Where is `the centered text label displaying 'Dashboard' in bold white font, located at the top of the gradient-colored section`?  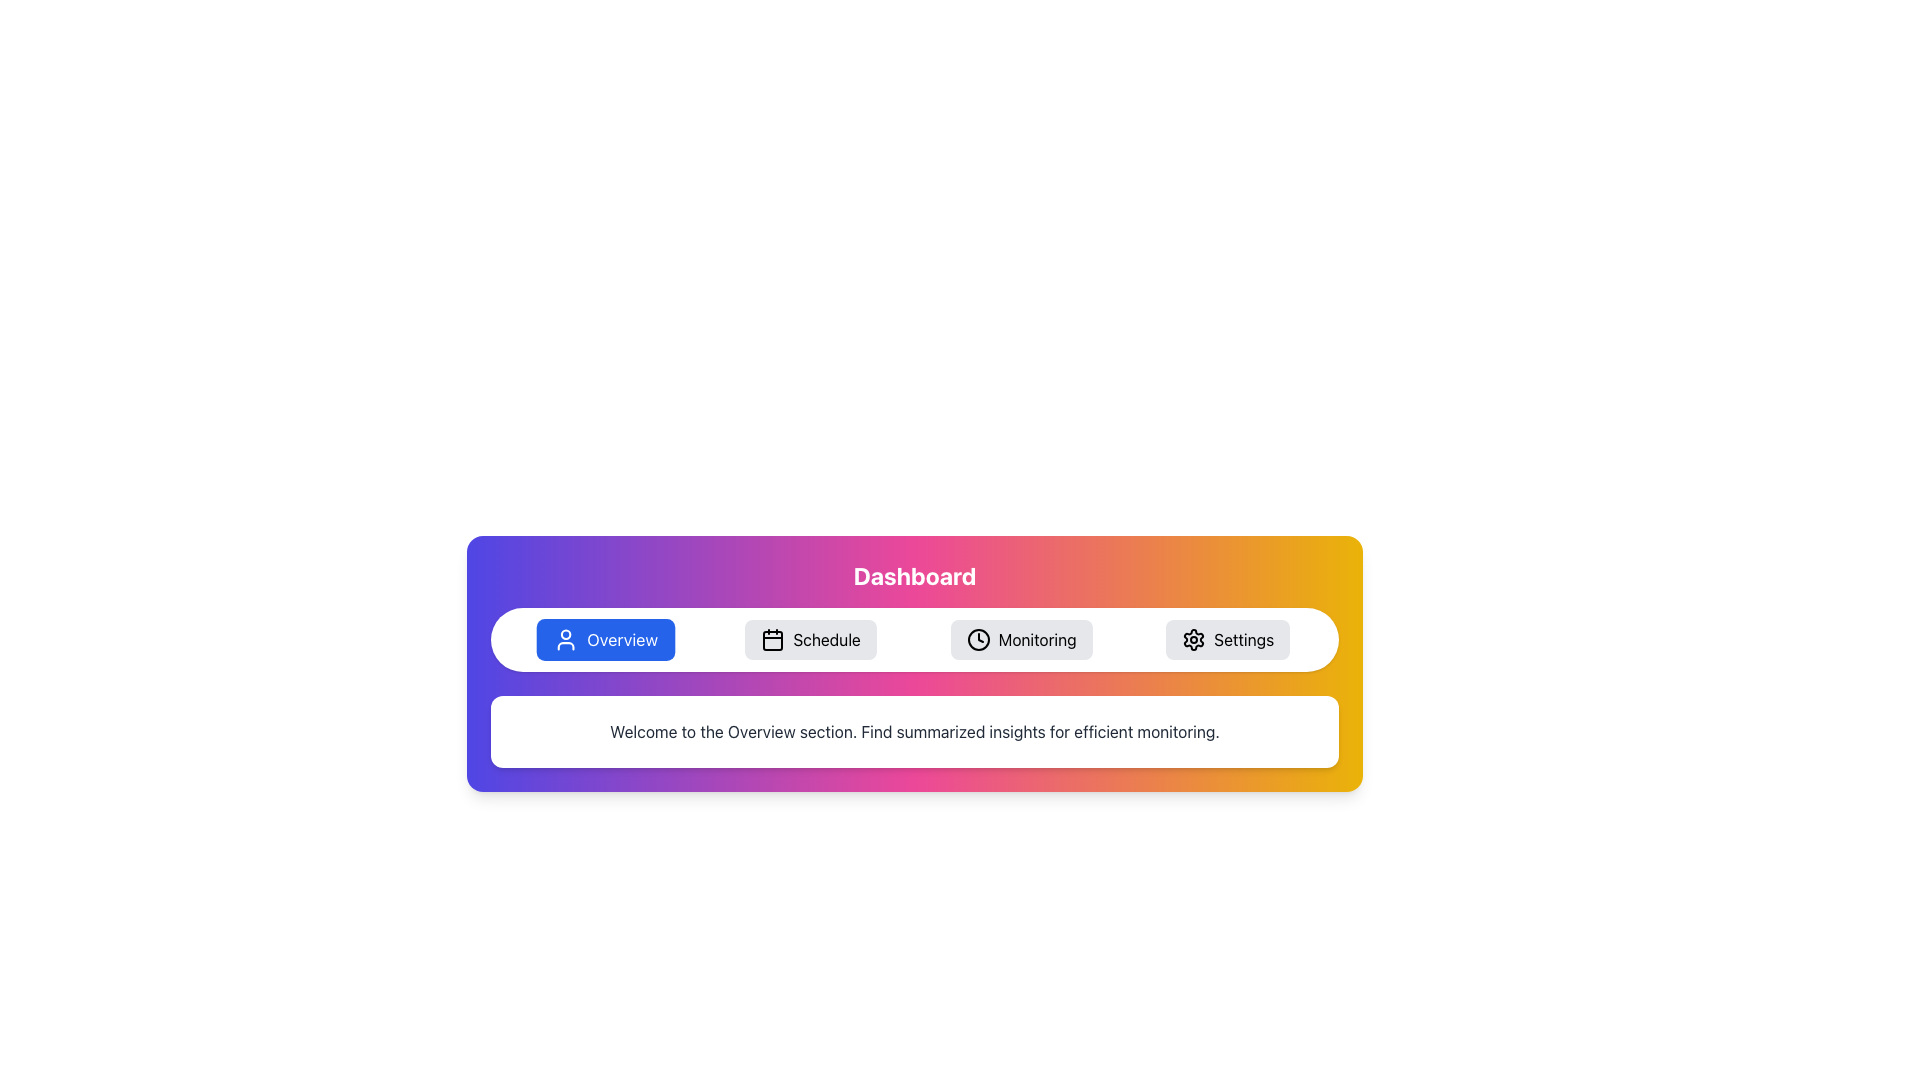 the centered text label displaying 'Dashboard' in bold white font, located at the top of the gradient-colored section is located at coordinates (914, 575).